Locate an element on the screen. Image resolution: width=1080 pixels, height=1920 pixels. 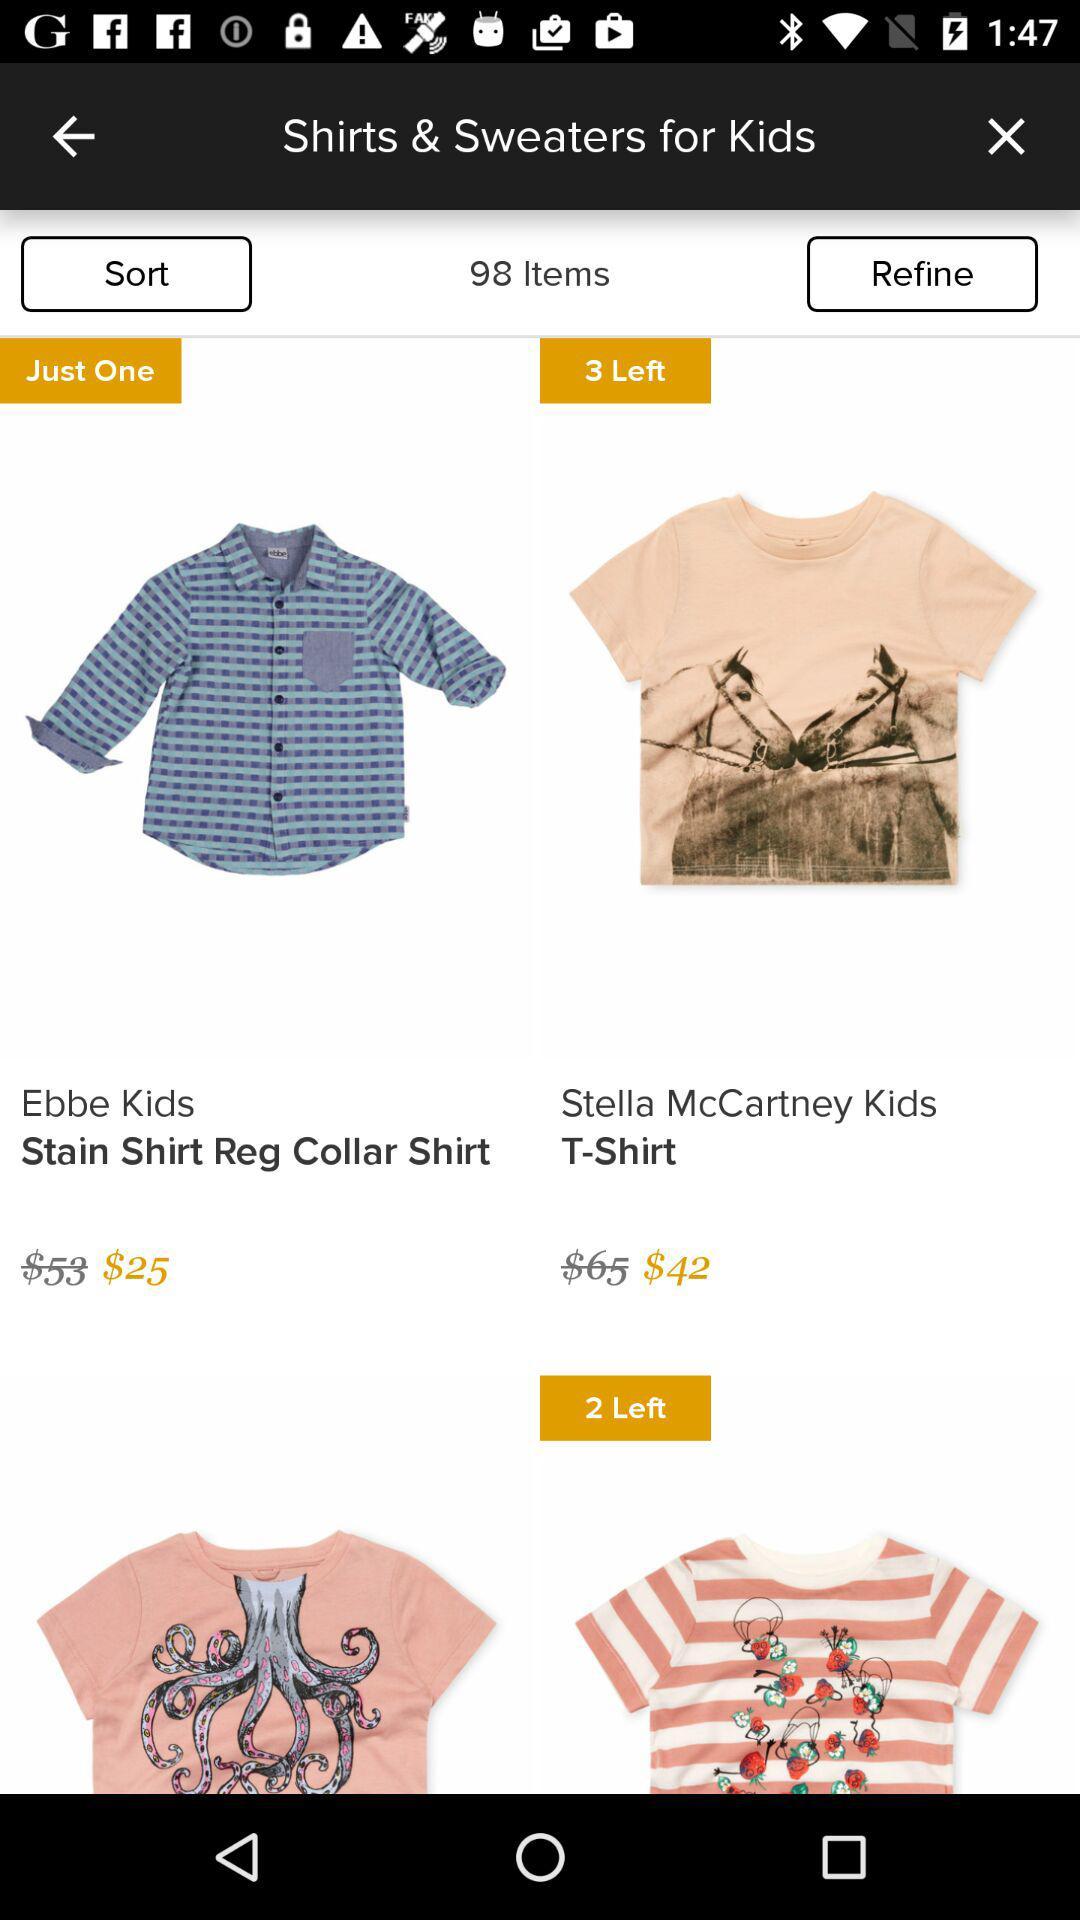
the item next to sort is located at coordinates (540, 273).